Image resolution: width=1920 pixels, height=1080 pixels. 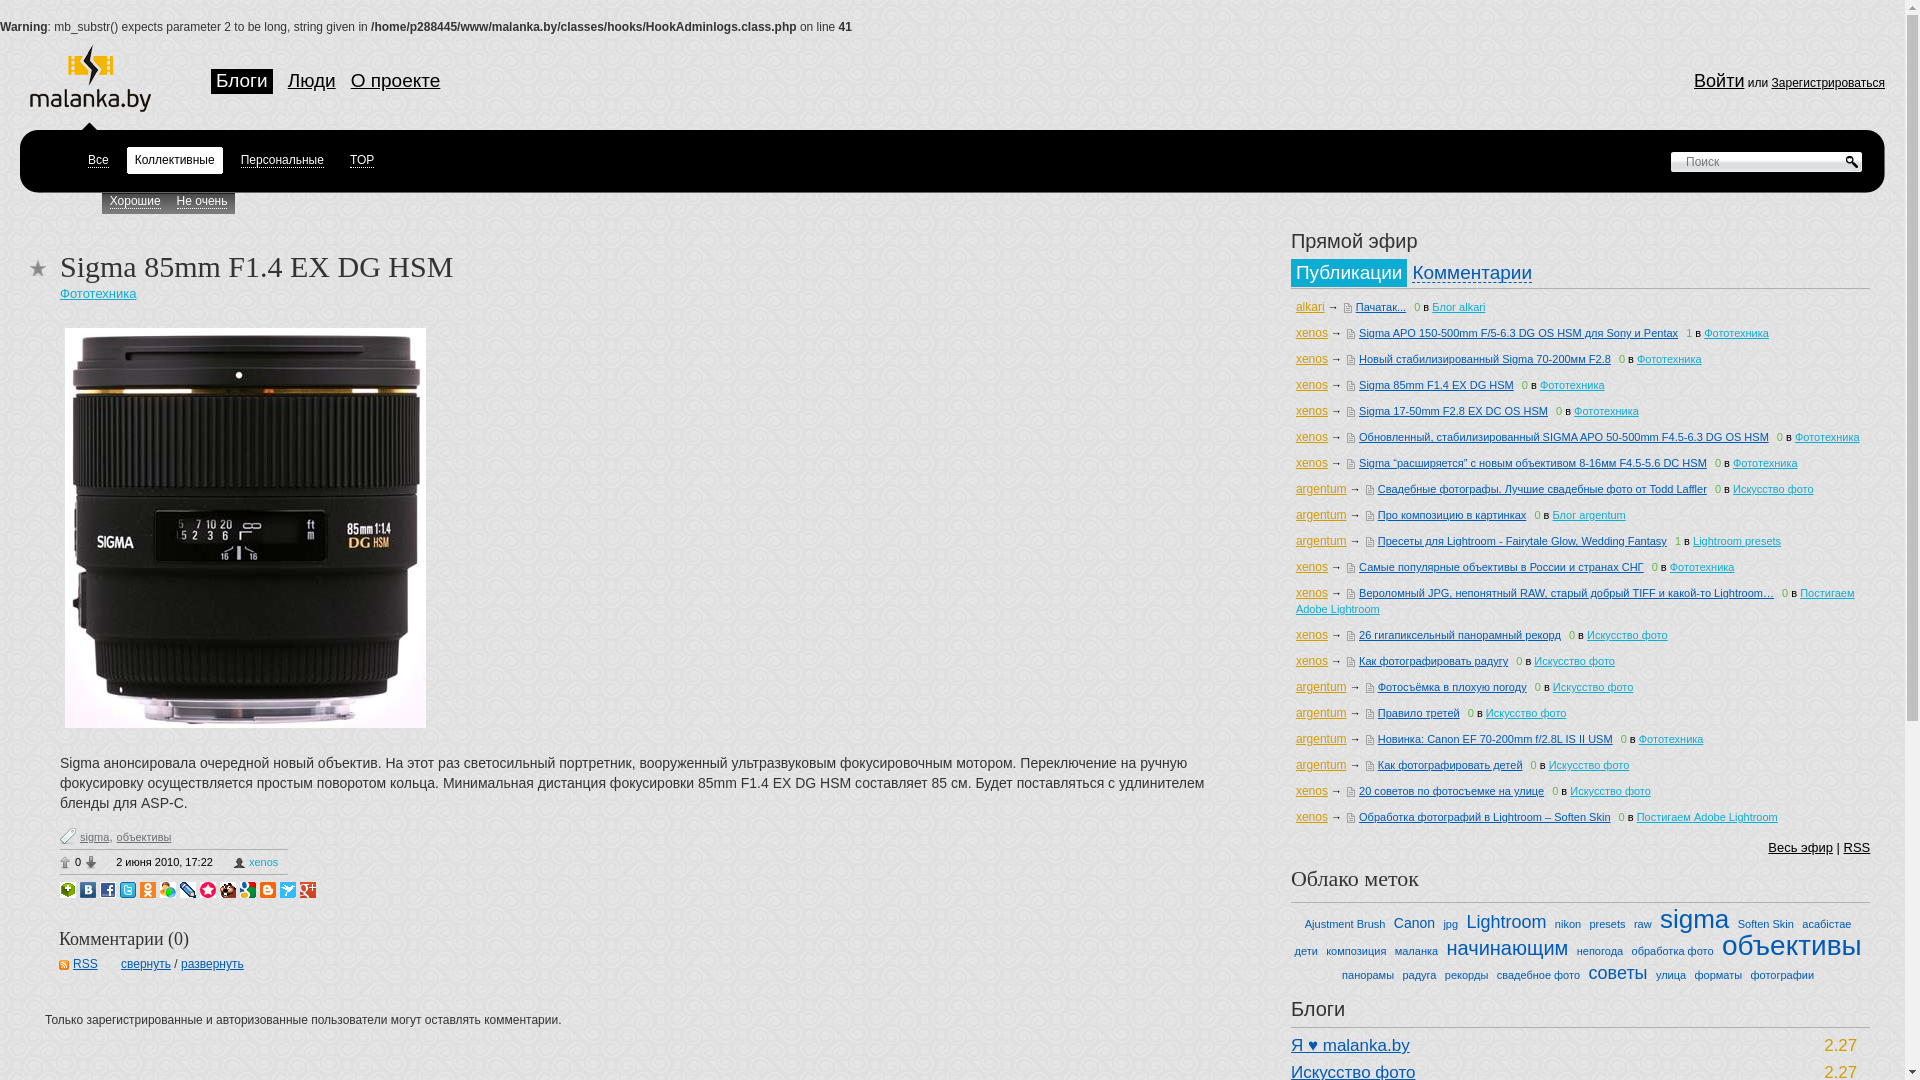 What do you see at coordinates (1642, 924) in the screenshot?
I see `'raw'` at bounding box center [1642, 924].